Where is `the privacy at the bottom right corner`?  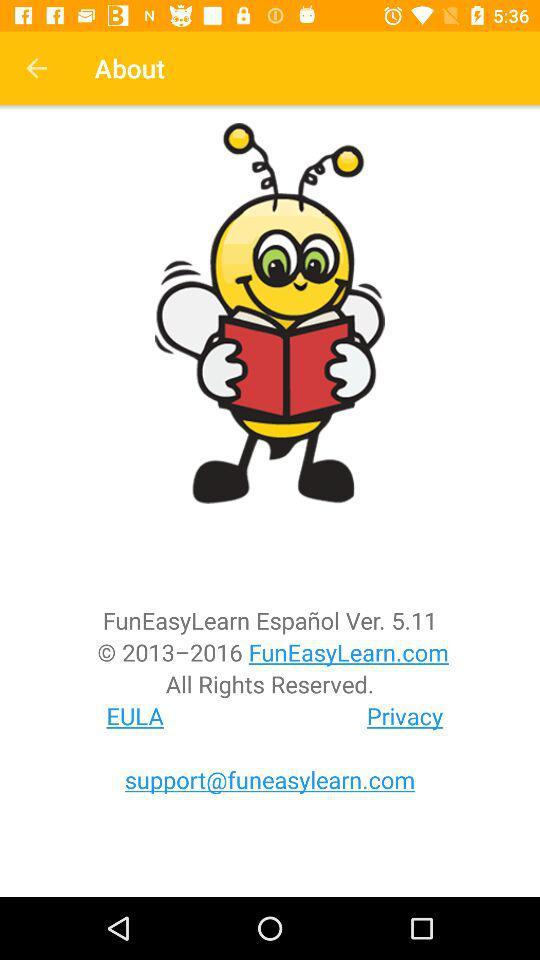 the privacy at the bottom right corner is located at coordinates (405, 716).